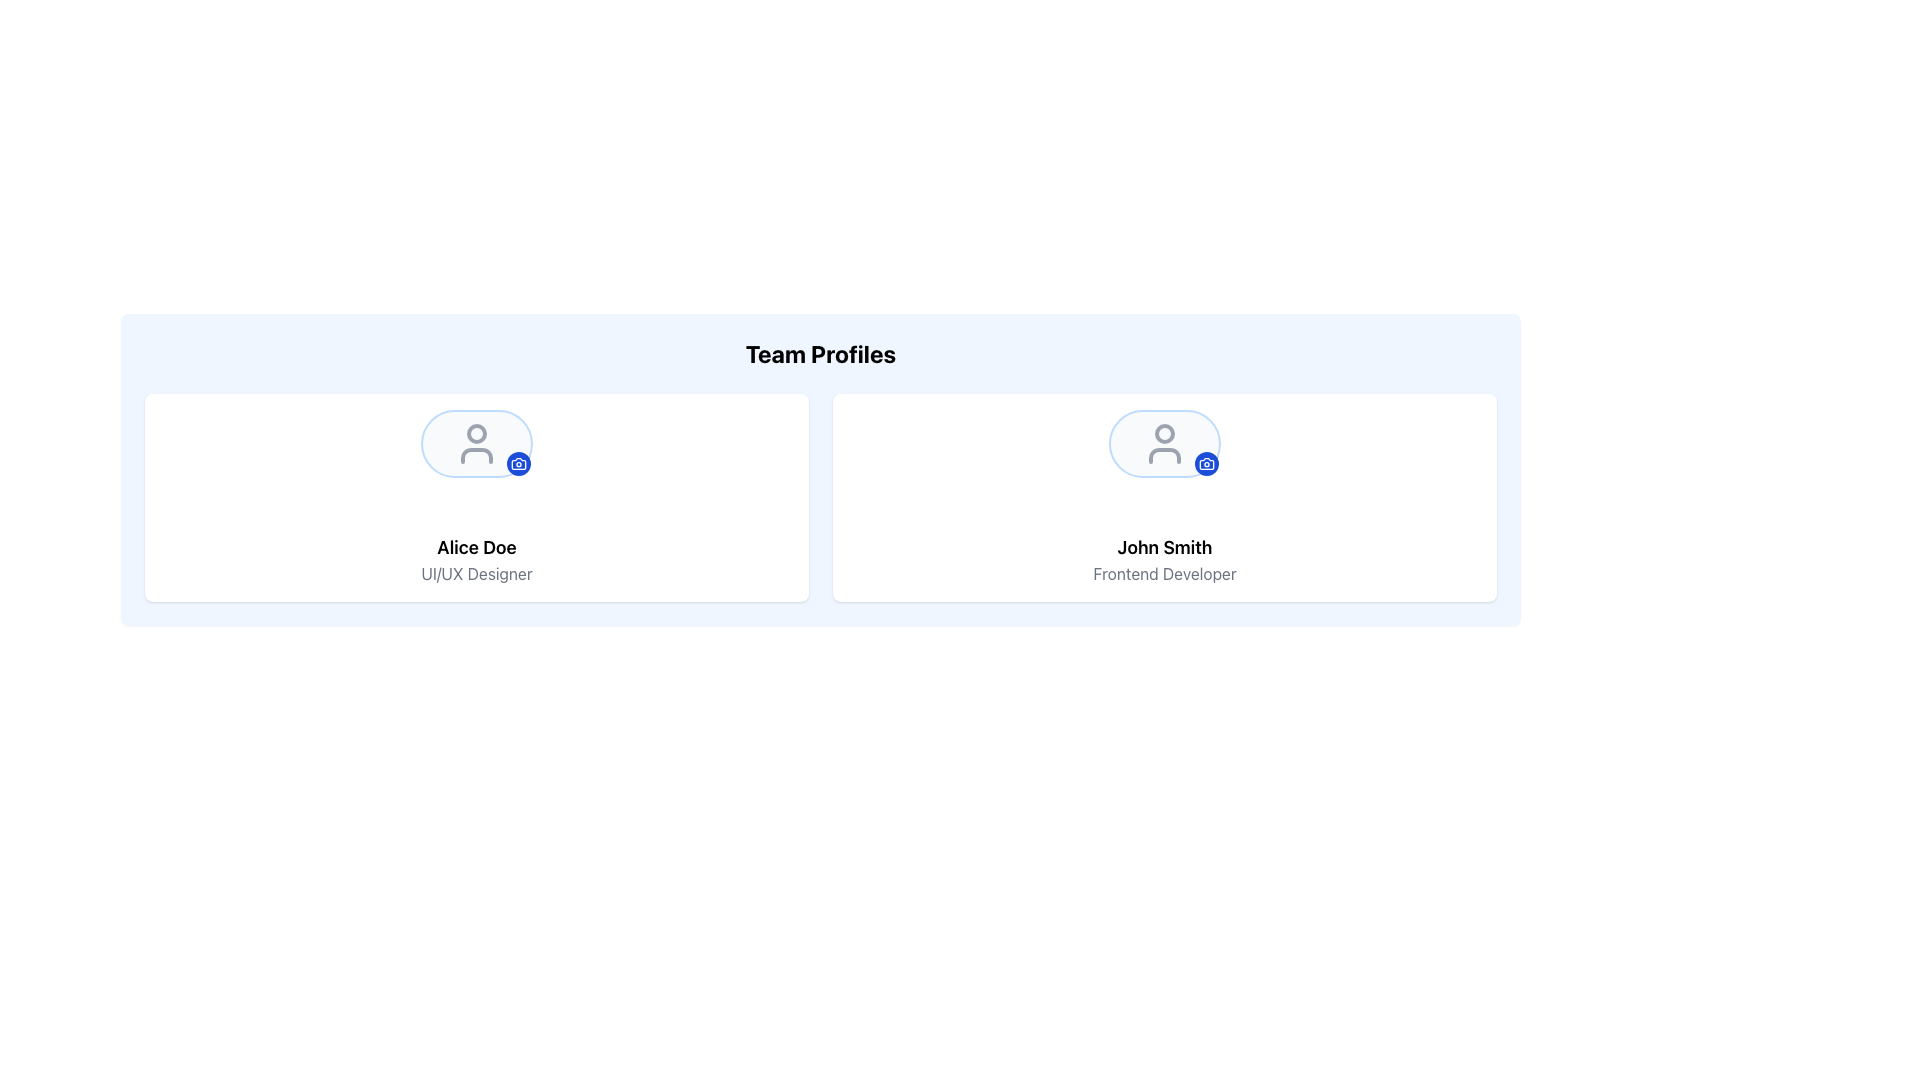 The width and height of the screenshot is (1920, 1080). Describe the element at coordinates (820, 353) in the screenshot. I see `text from the header label that organizes the team member profiles section, which is centrally aligned above the profiles of 'Alice Doe' and 'John Smith'` at that location.